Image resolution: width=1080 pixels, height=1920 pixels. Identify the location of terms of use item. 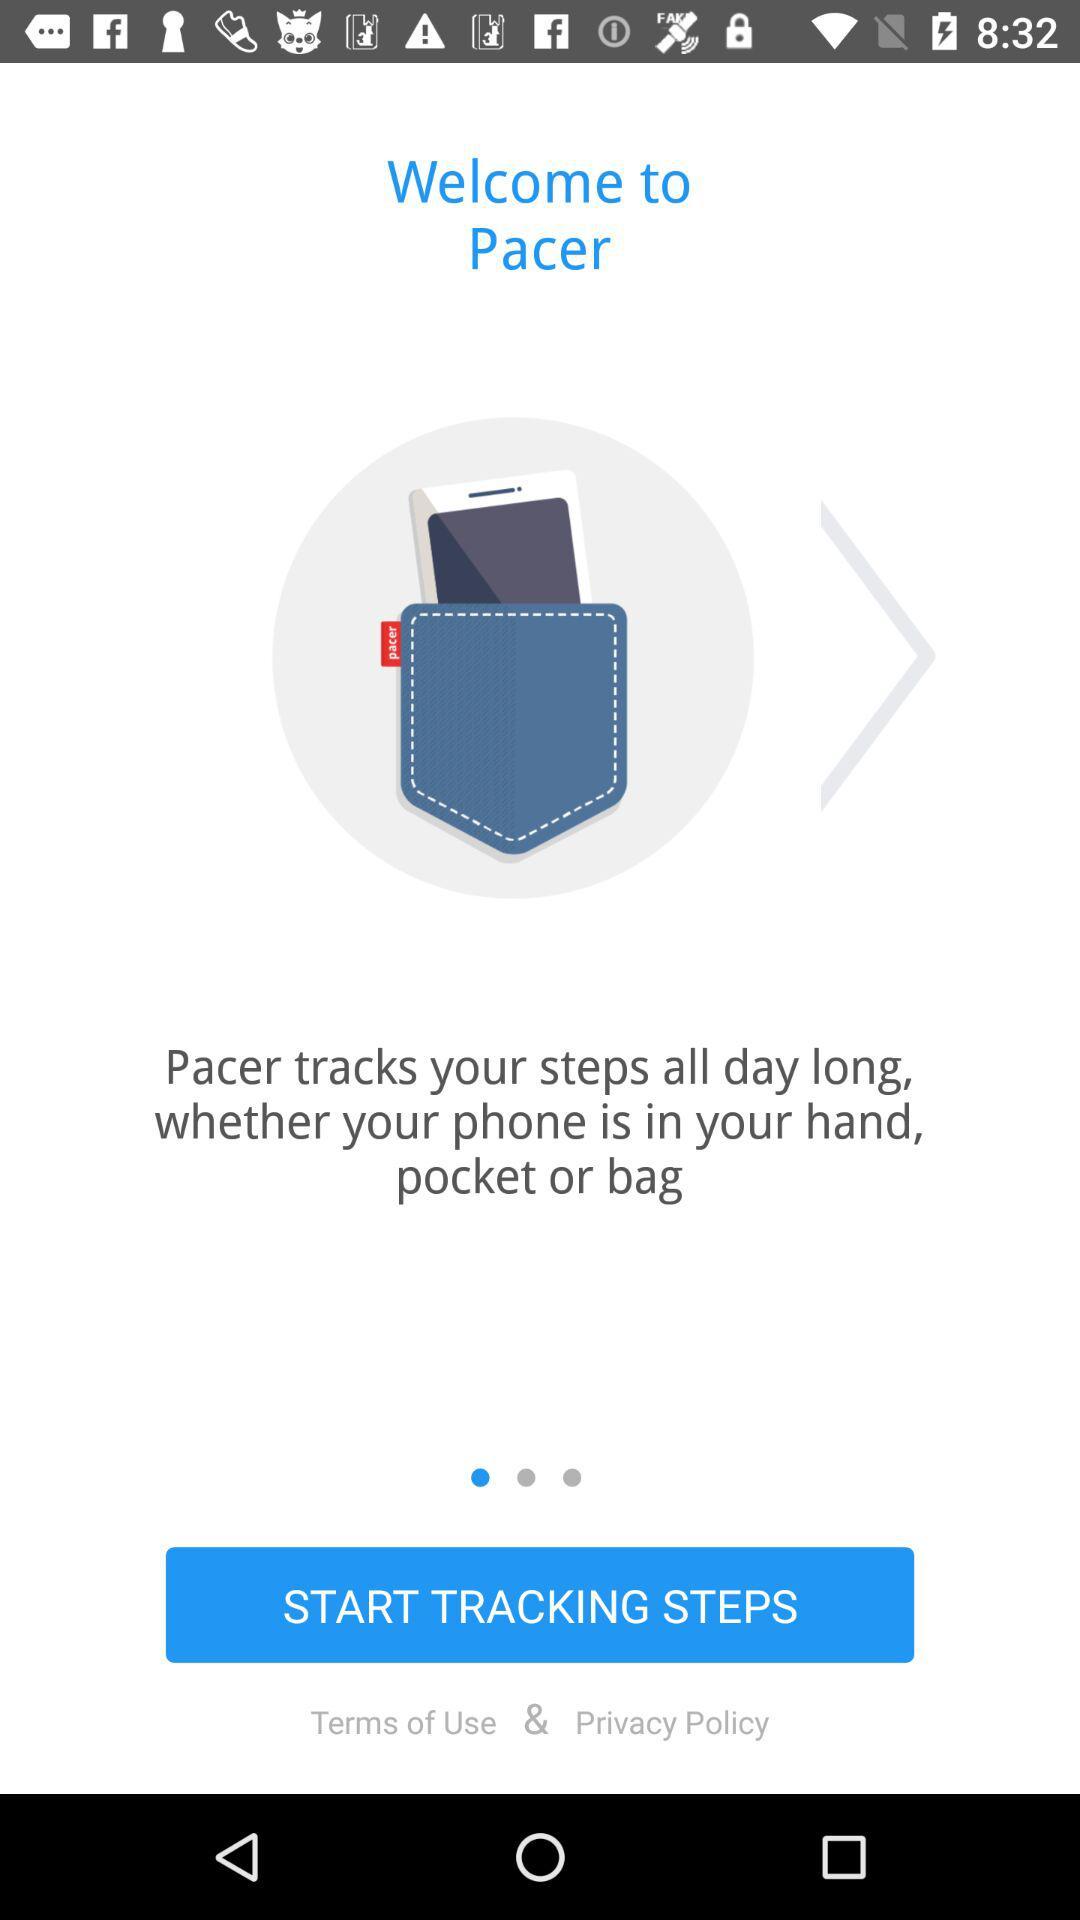
(403, 1720).